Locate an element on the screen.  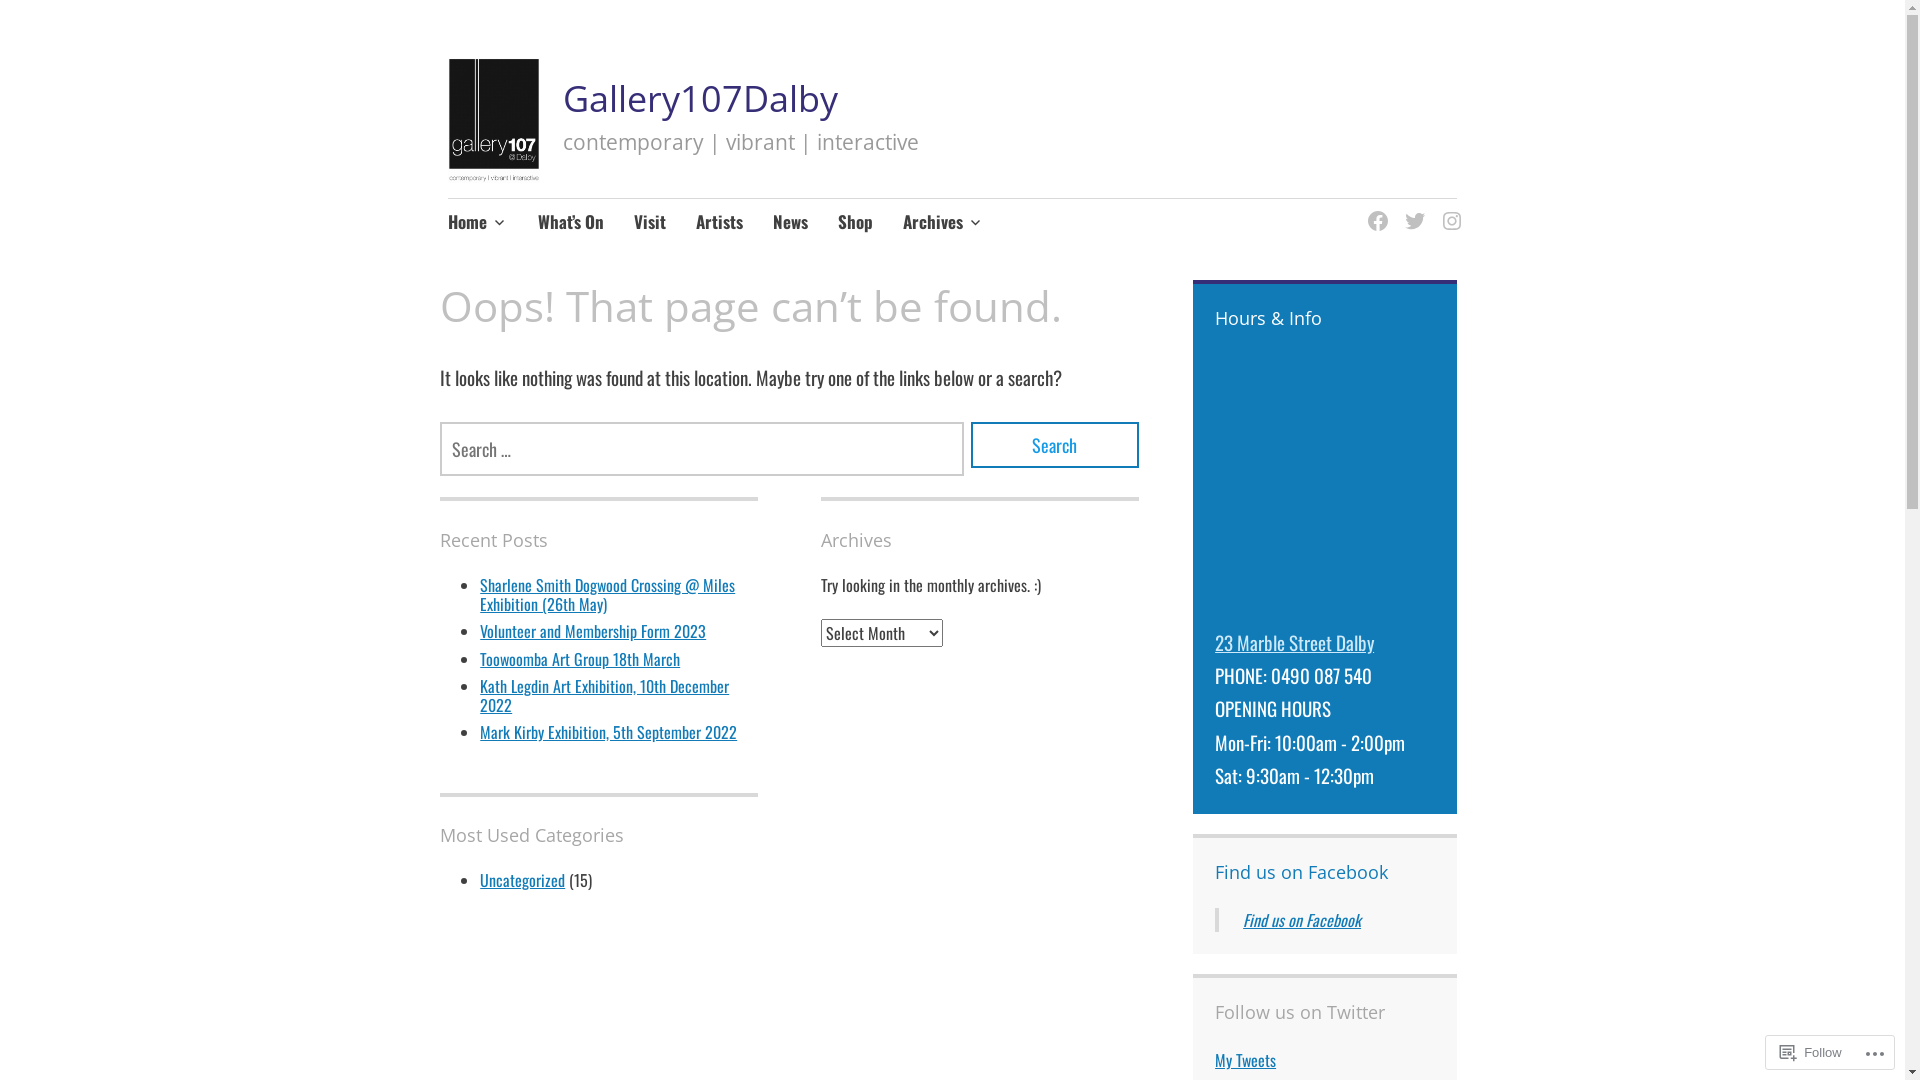
'Volunteer and Membership Form 2023' is located at coordinates (480, 631).